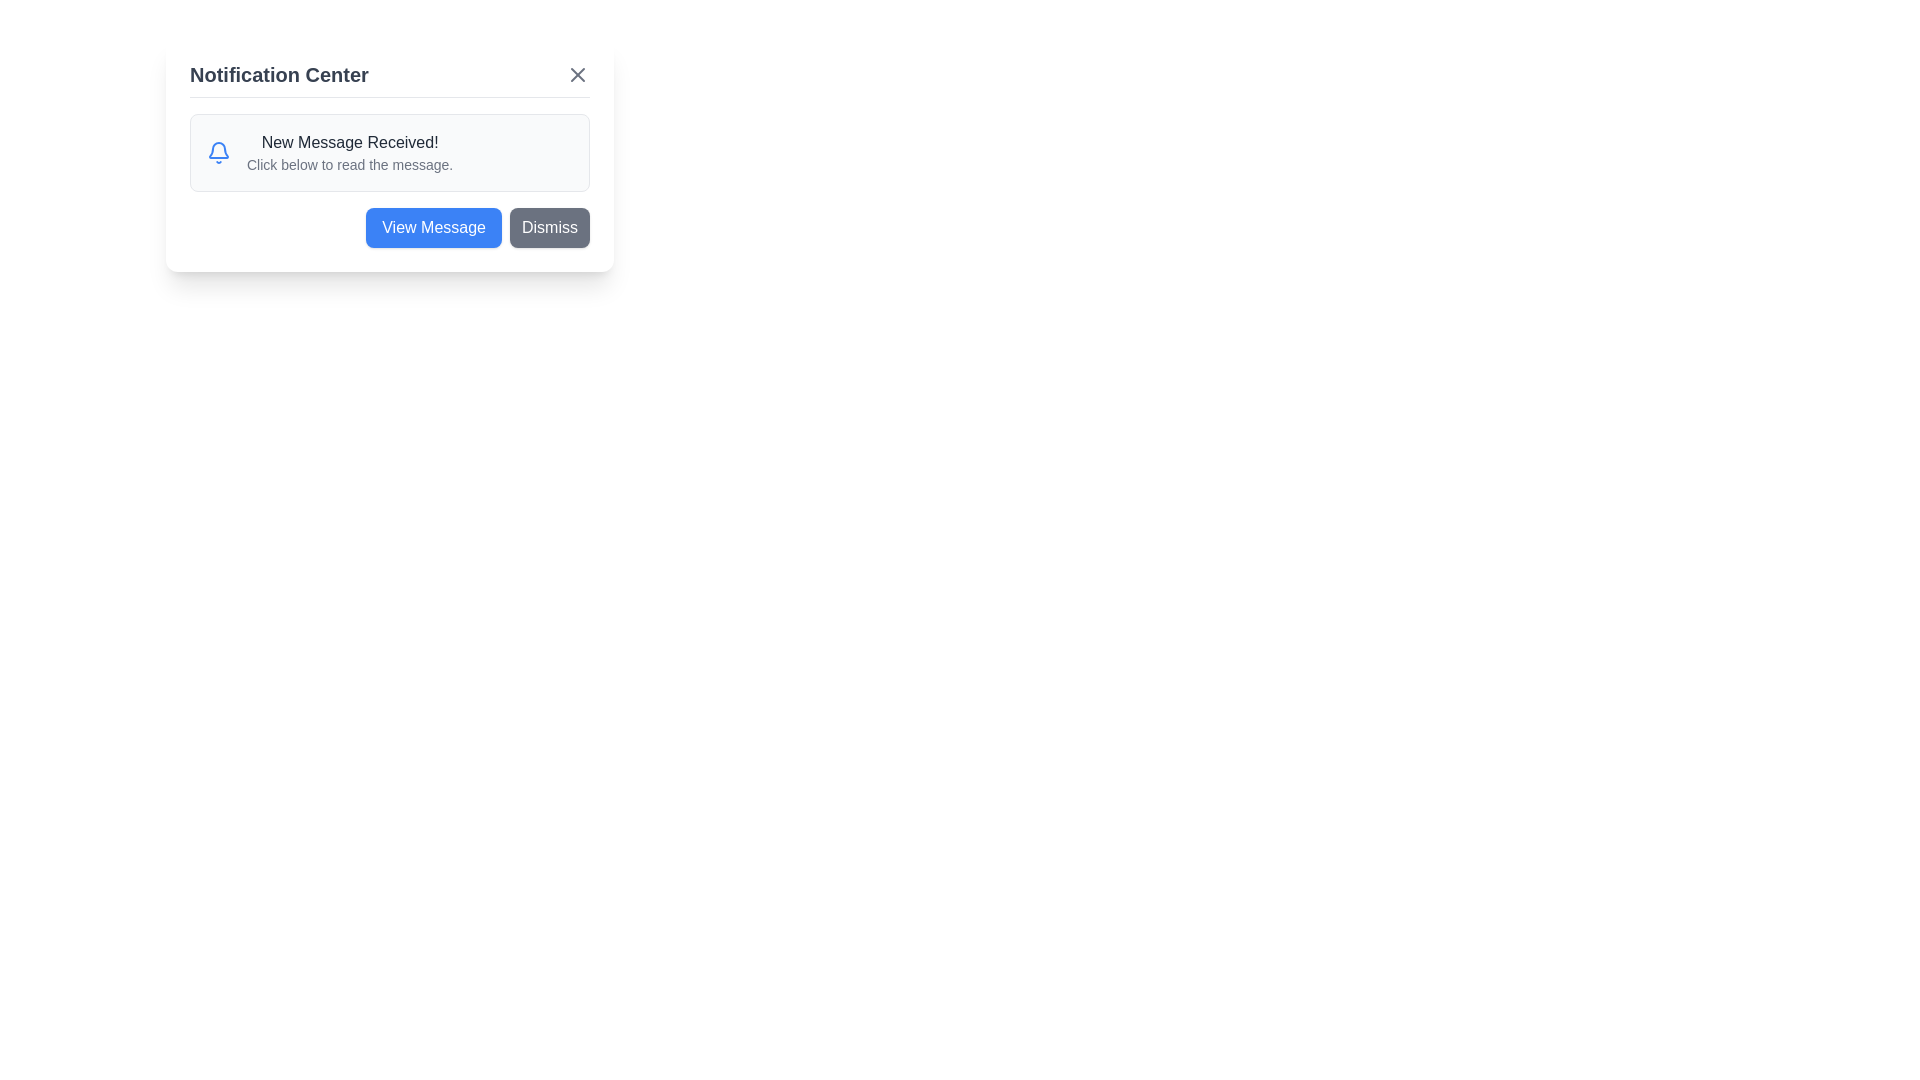 This screenshot has width=1920, height=1080. What do you see at coordinates (278, 73) in the screenshot?
I see `the 'Notification Center' static text element, which is a prominent header in the notification panel's header bar` at bounding box center [278, 73].